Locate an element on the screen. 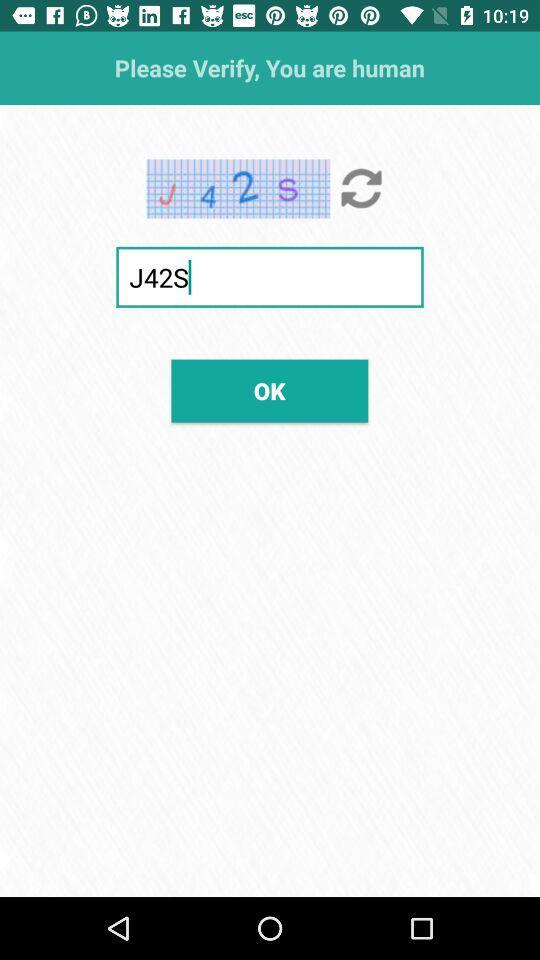 The height and width of the screenshot is (960, 540). the icon below j42s item is located at coordinates (269, 390).